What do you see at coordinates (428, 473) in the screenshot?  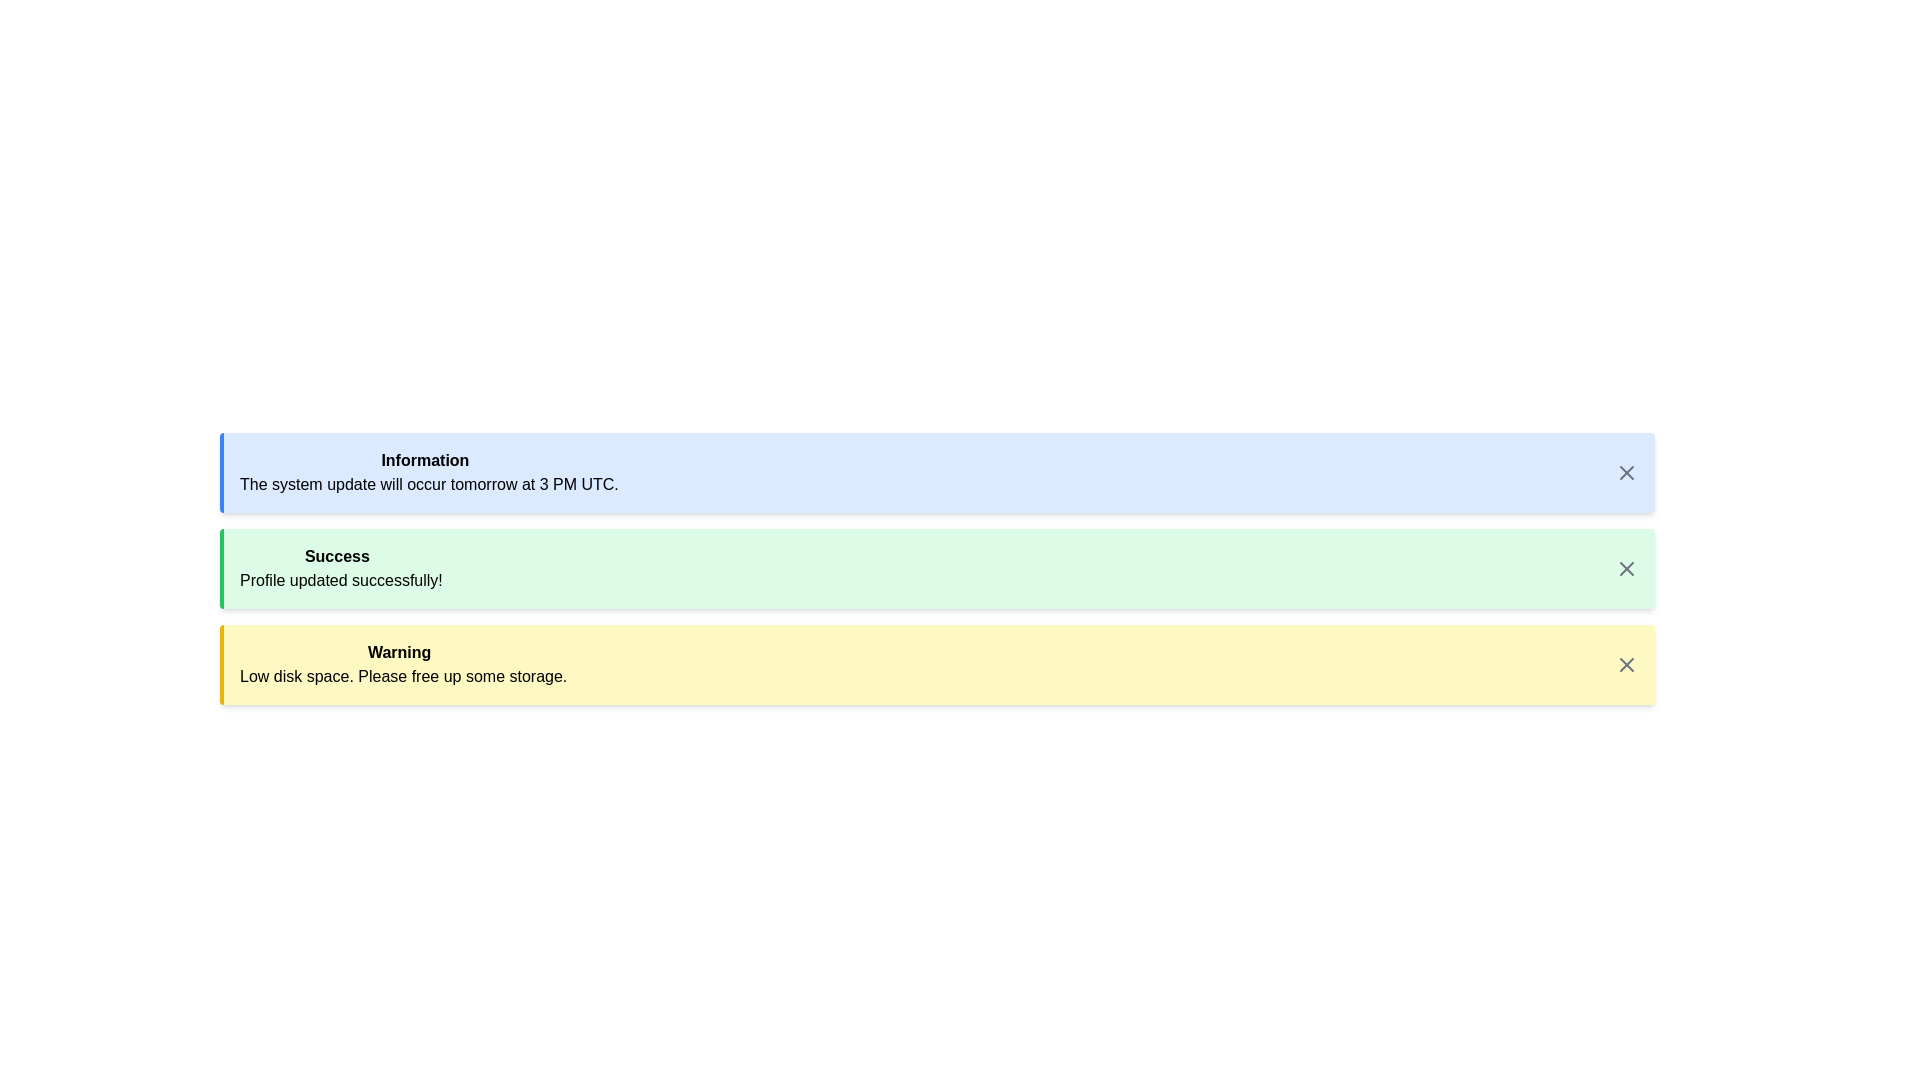 I see `information displayed in the Text Display that shows the bolded title 'Information' and the message about the system update` at bounding box center [428, 473].